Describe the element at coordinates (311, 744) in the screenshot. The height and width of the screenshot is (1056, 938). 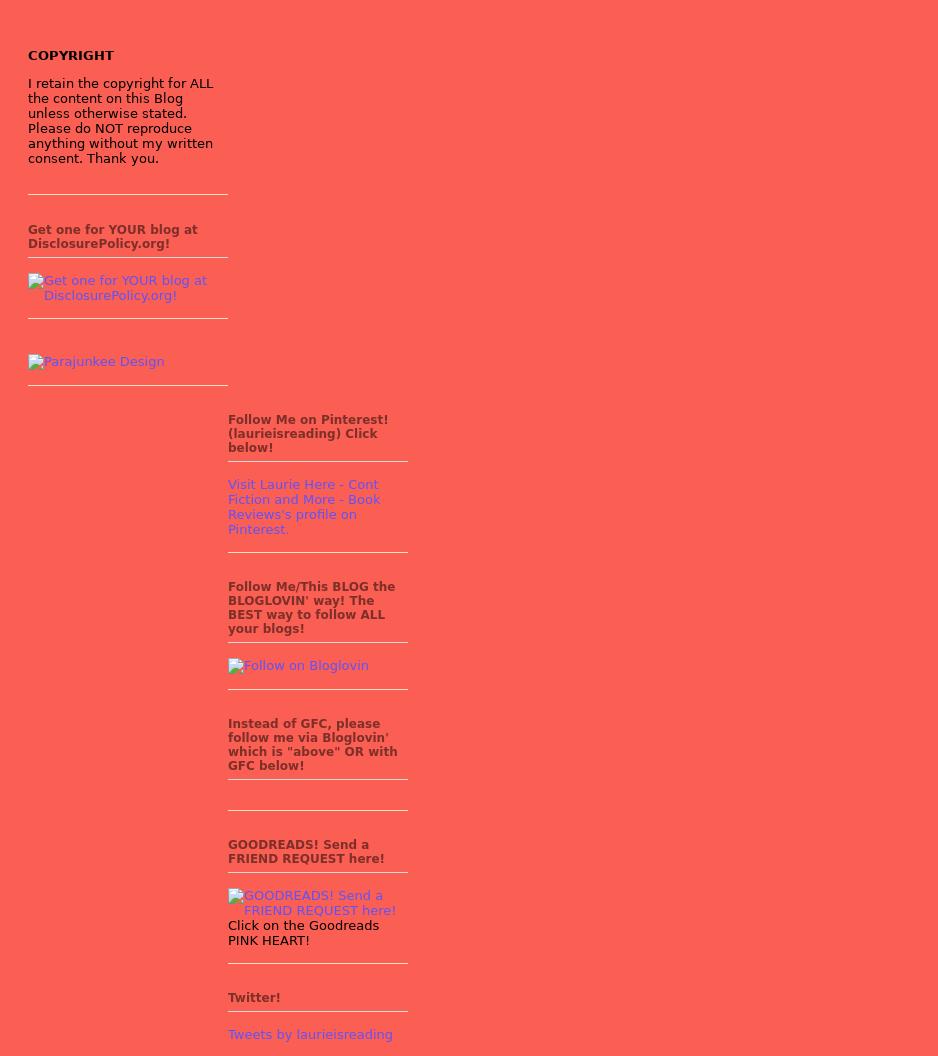
I see `'Instead of GFC, please follow me via Bloglovin' which is "above" OR with GFC below!'` at that location.